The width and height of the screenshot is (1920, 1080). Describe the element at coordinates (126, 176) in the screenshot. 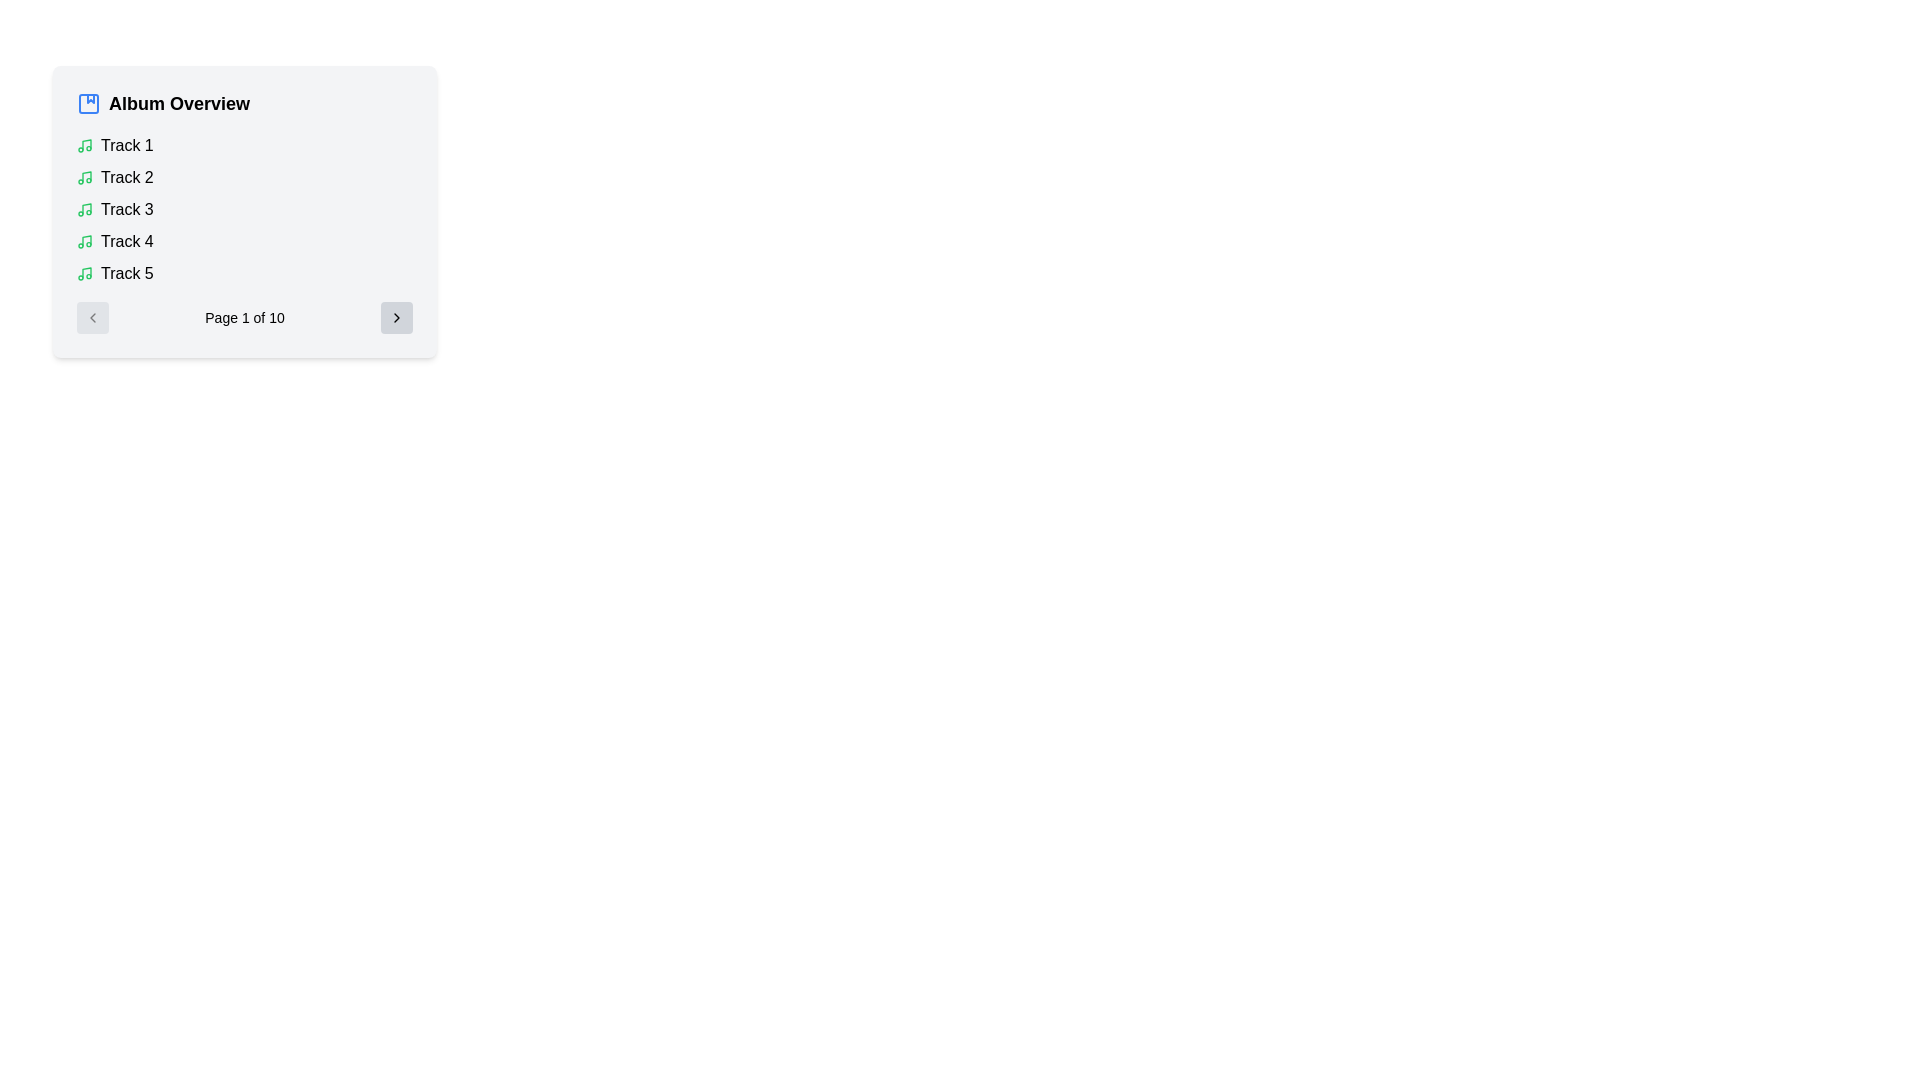

I see `the 'Track 2' text label` at that location.